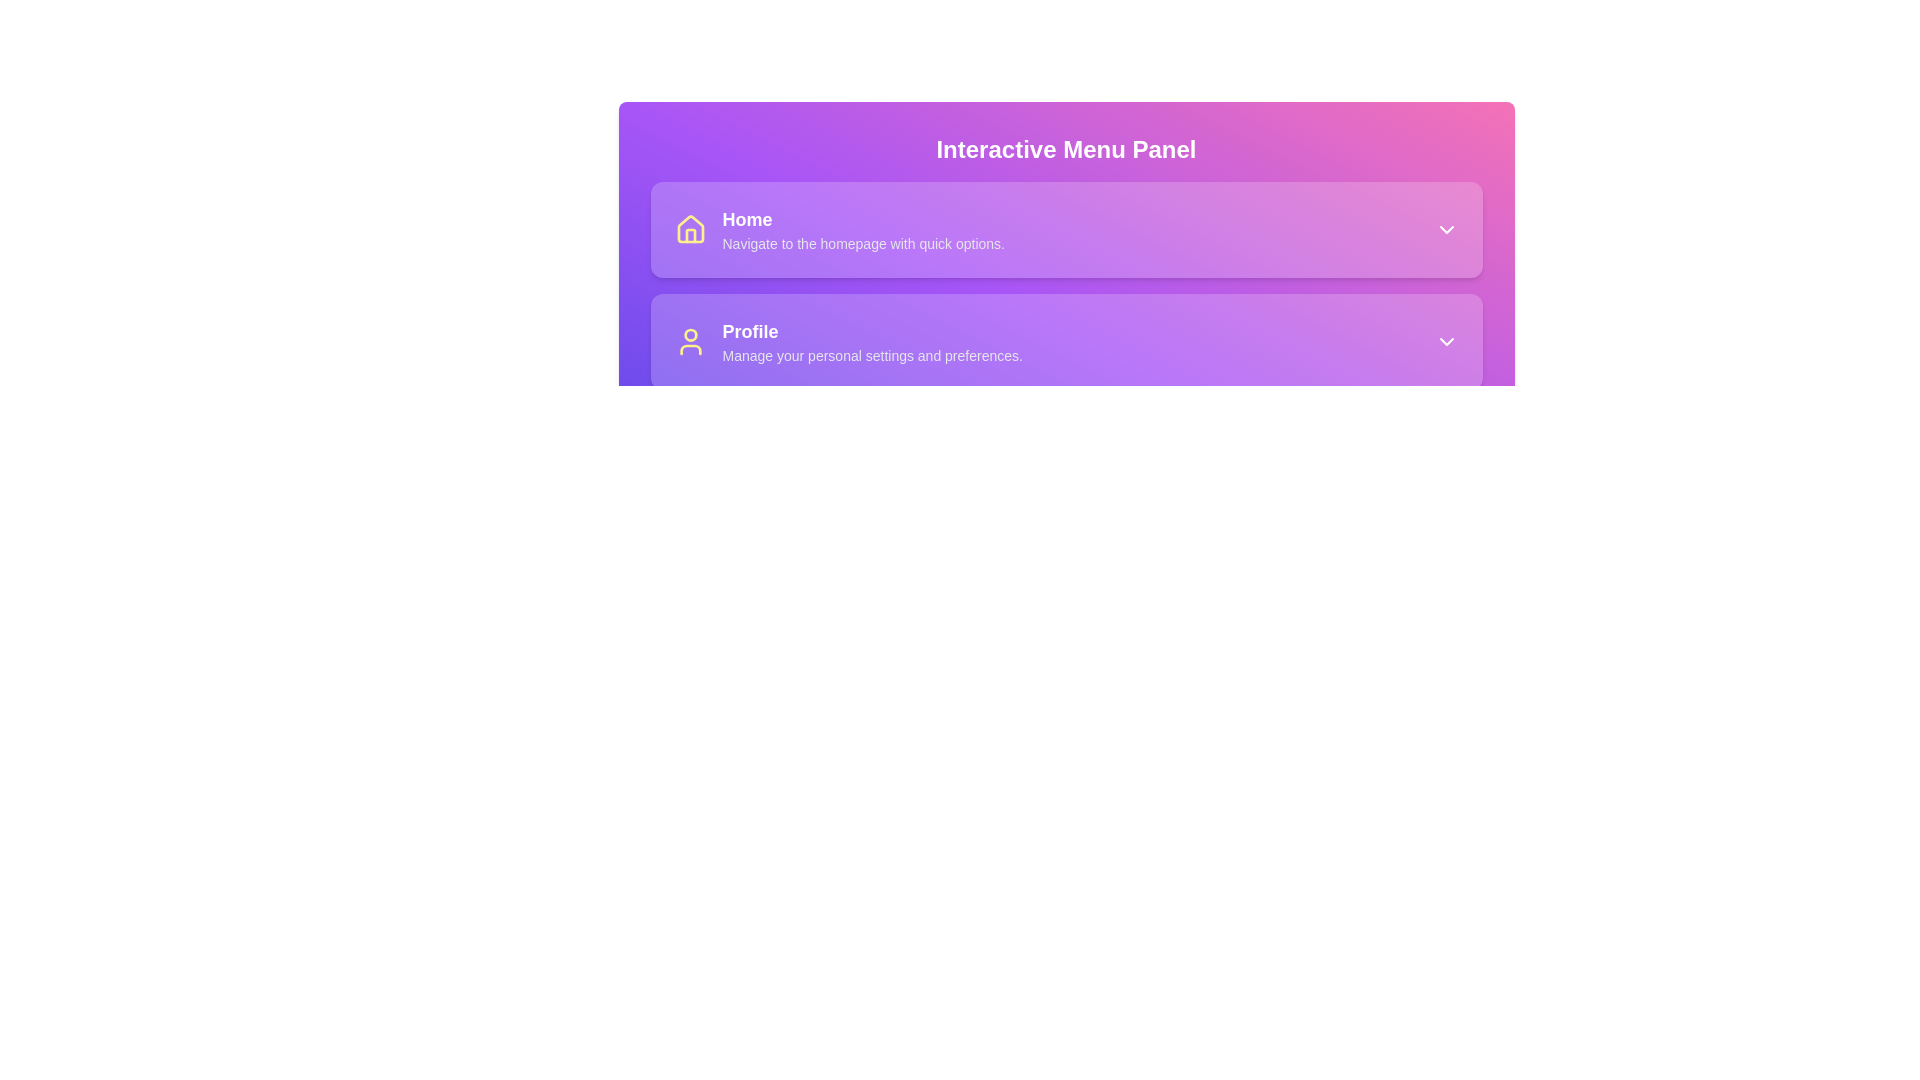 This screenshot has width=1920, height=1080. What do you see at coordinates (848, 341) in the screenshot?
I see `the Profile navigation list item located in the sidebar menu` at bounding box center [848, 341].